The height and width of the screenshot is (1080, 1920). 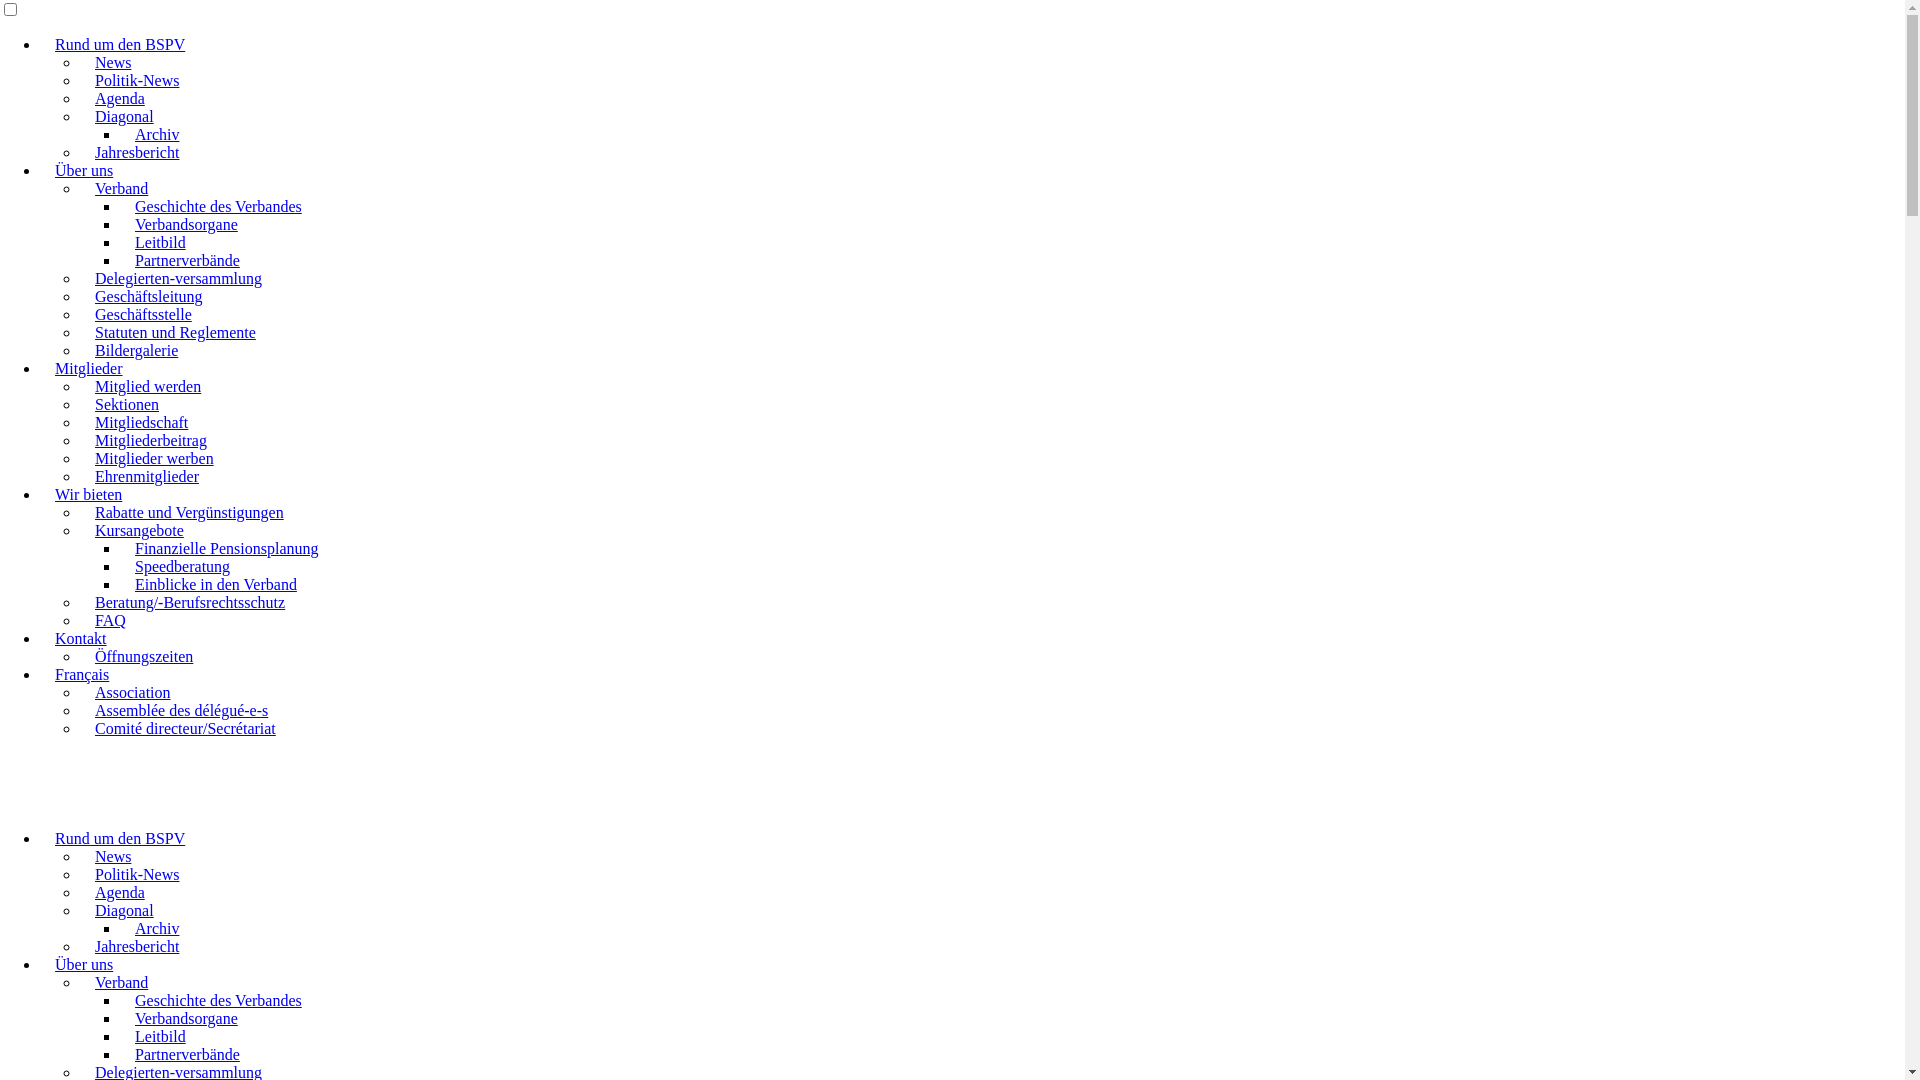 What do you see at coordinates (119, 241) in the screenshot?
I see `'Leitbild'` at bounding box center [119, 241].